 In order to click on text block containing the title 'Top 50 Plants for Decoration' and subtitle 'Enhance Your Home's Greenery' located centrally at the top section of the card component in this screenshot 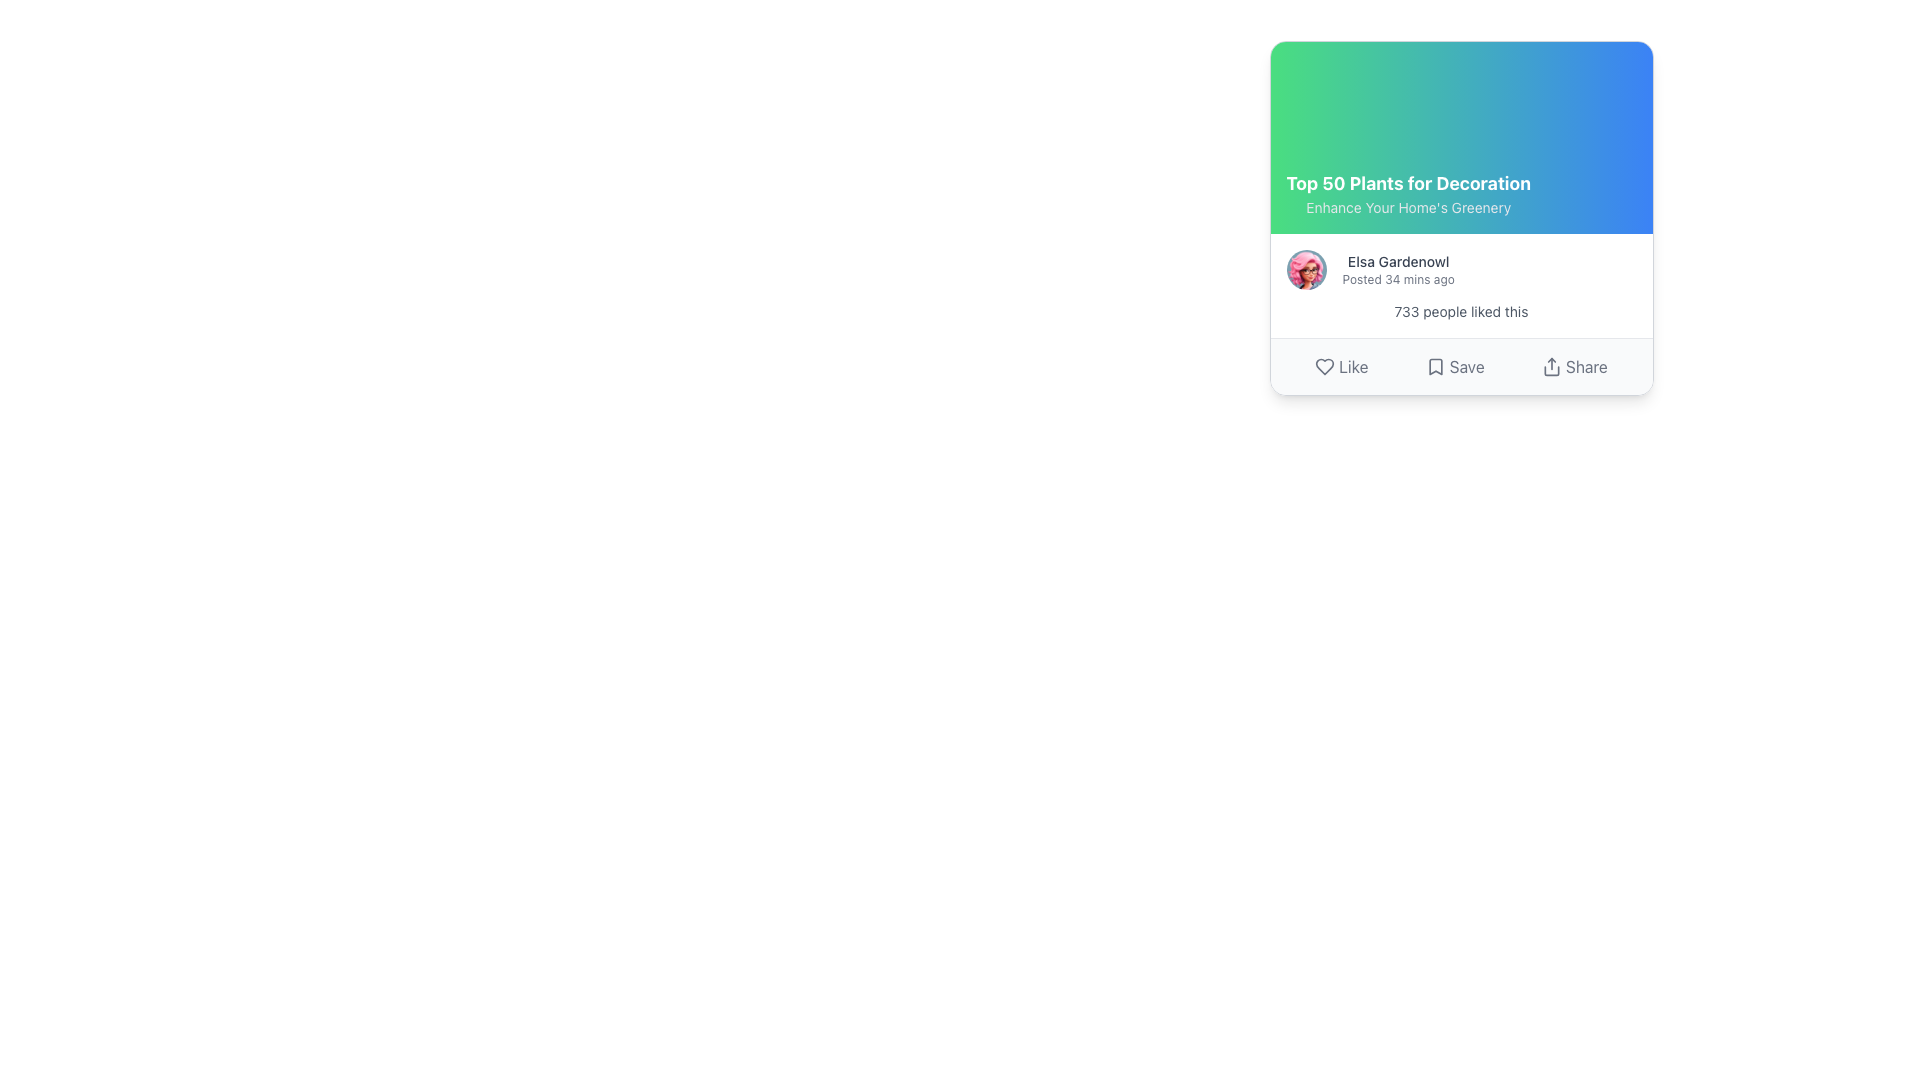, I will do `click(1407, 193)`.